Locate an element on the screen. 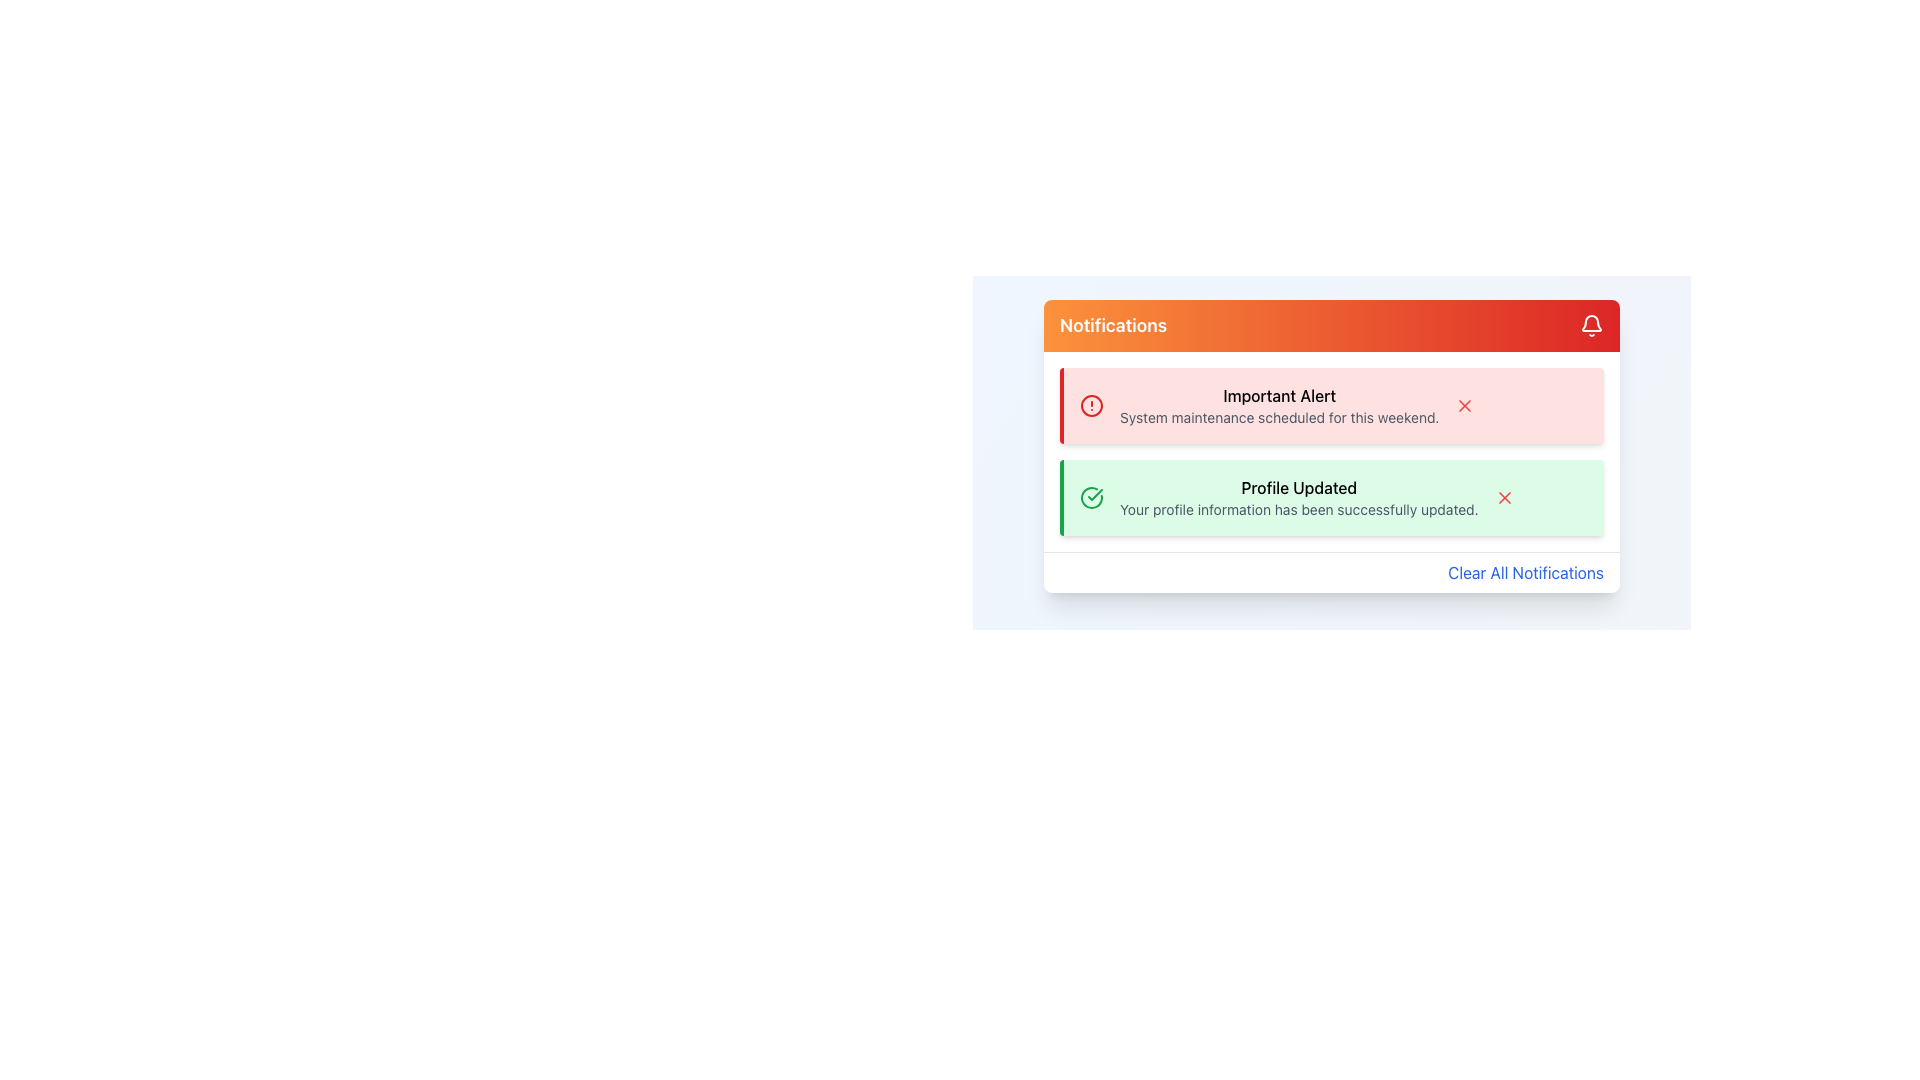 The image size is (1920, 1080). the green checkmark icon indicating a positive confirmation, which is located centrally within the green notification box for the 'Profile Updated' notification is located at coordinates (1094, 494).